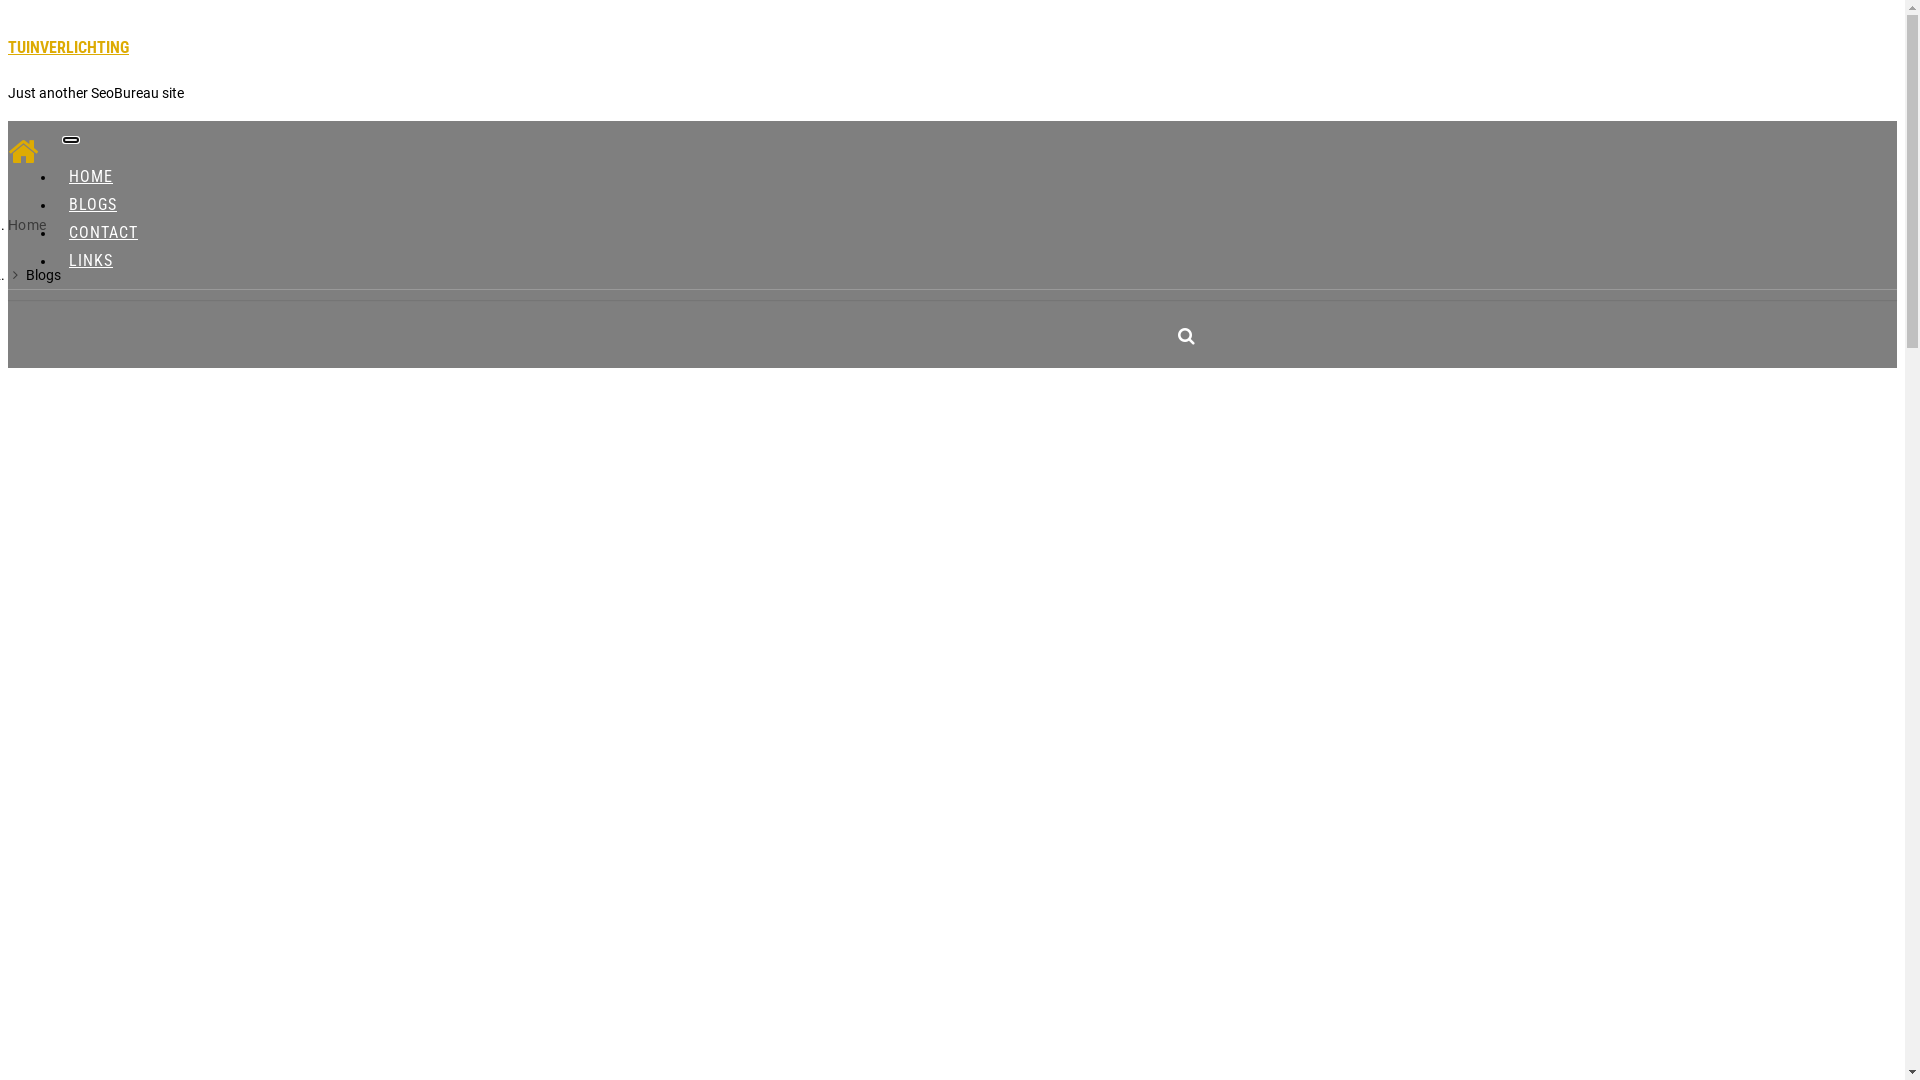  Describe the element at coordinates (71, 138) in the screenshot. I see `'Toggle navigation'` at that location.